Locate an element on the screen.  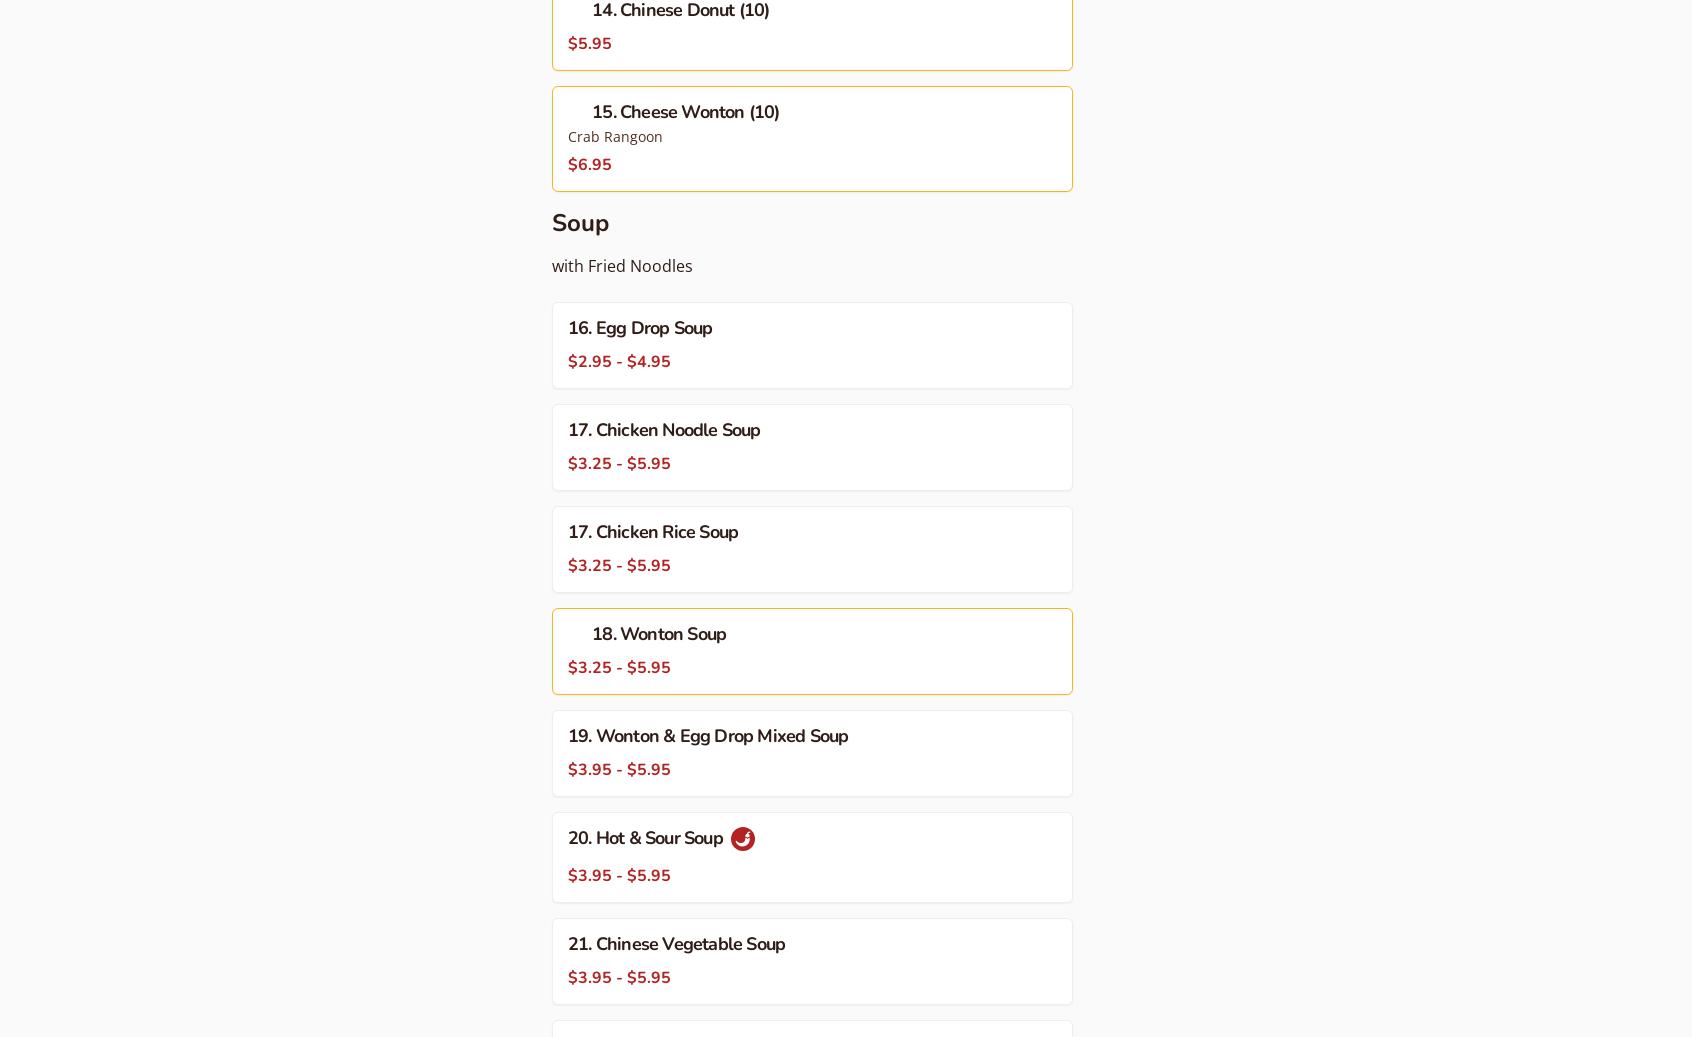
'18. Wonton Soup' is located at coordinates (659, 634).